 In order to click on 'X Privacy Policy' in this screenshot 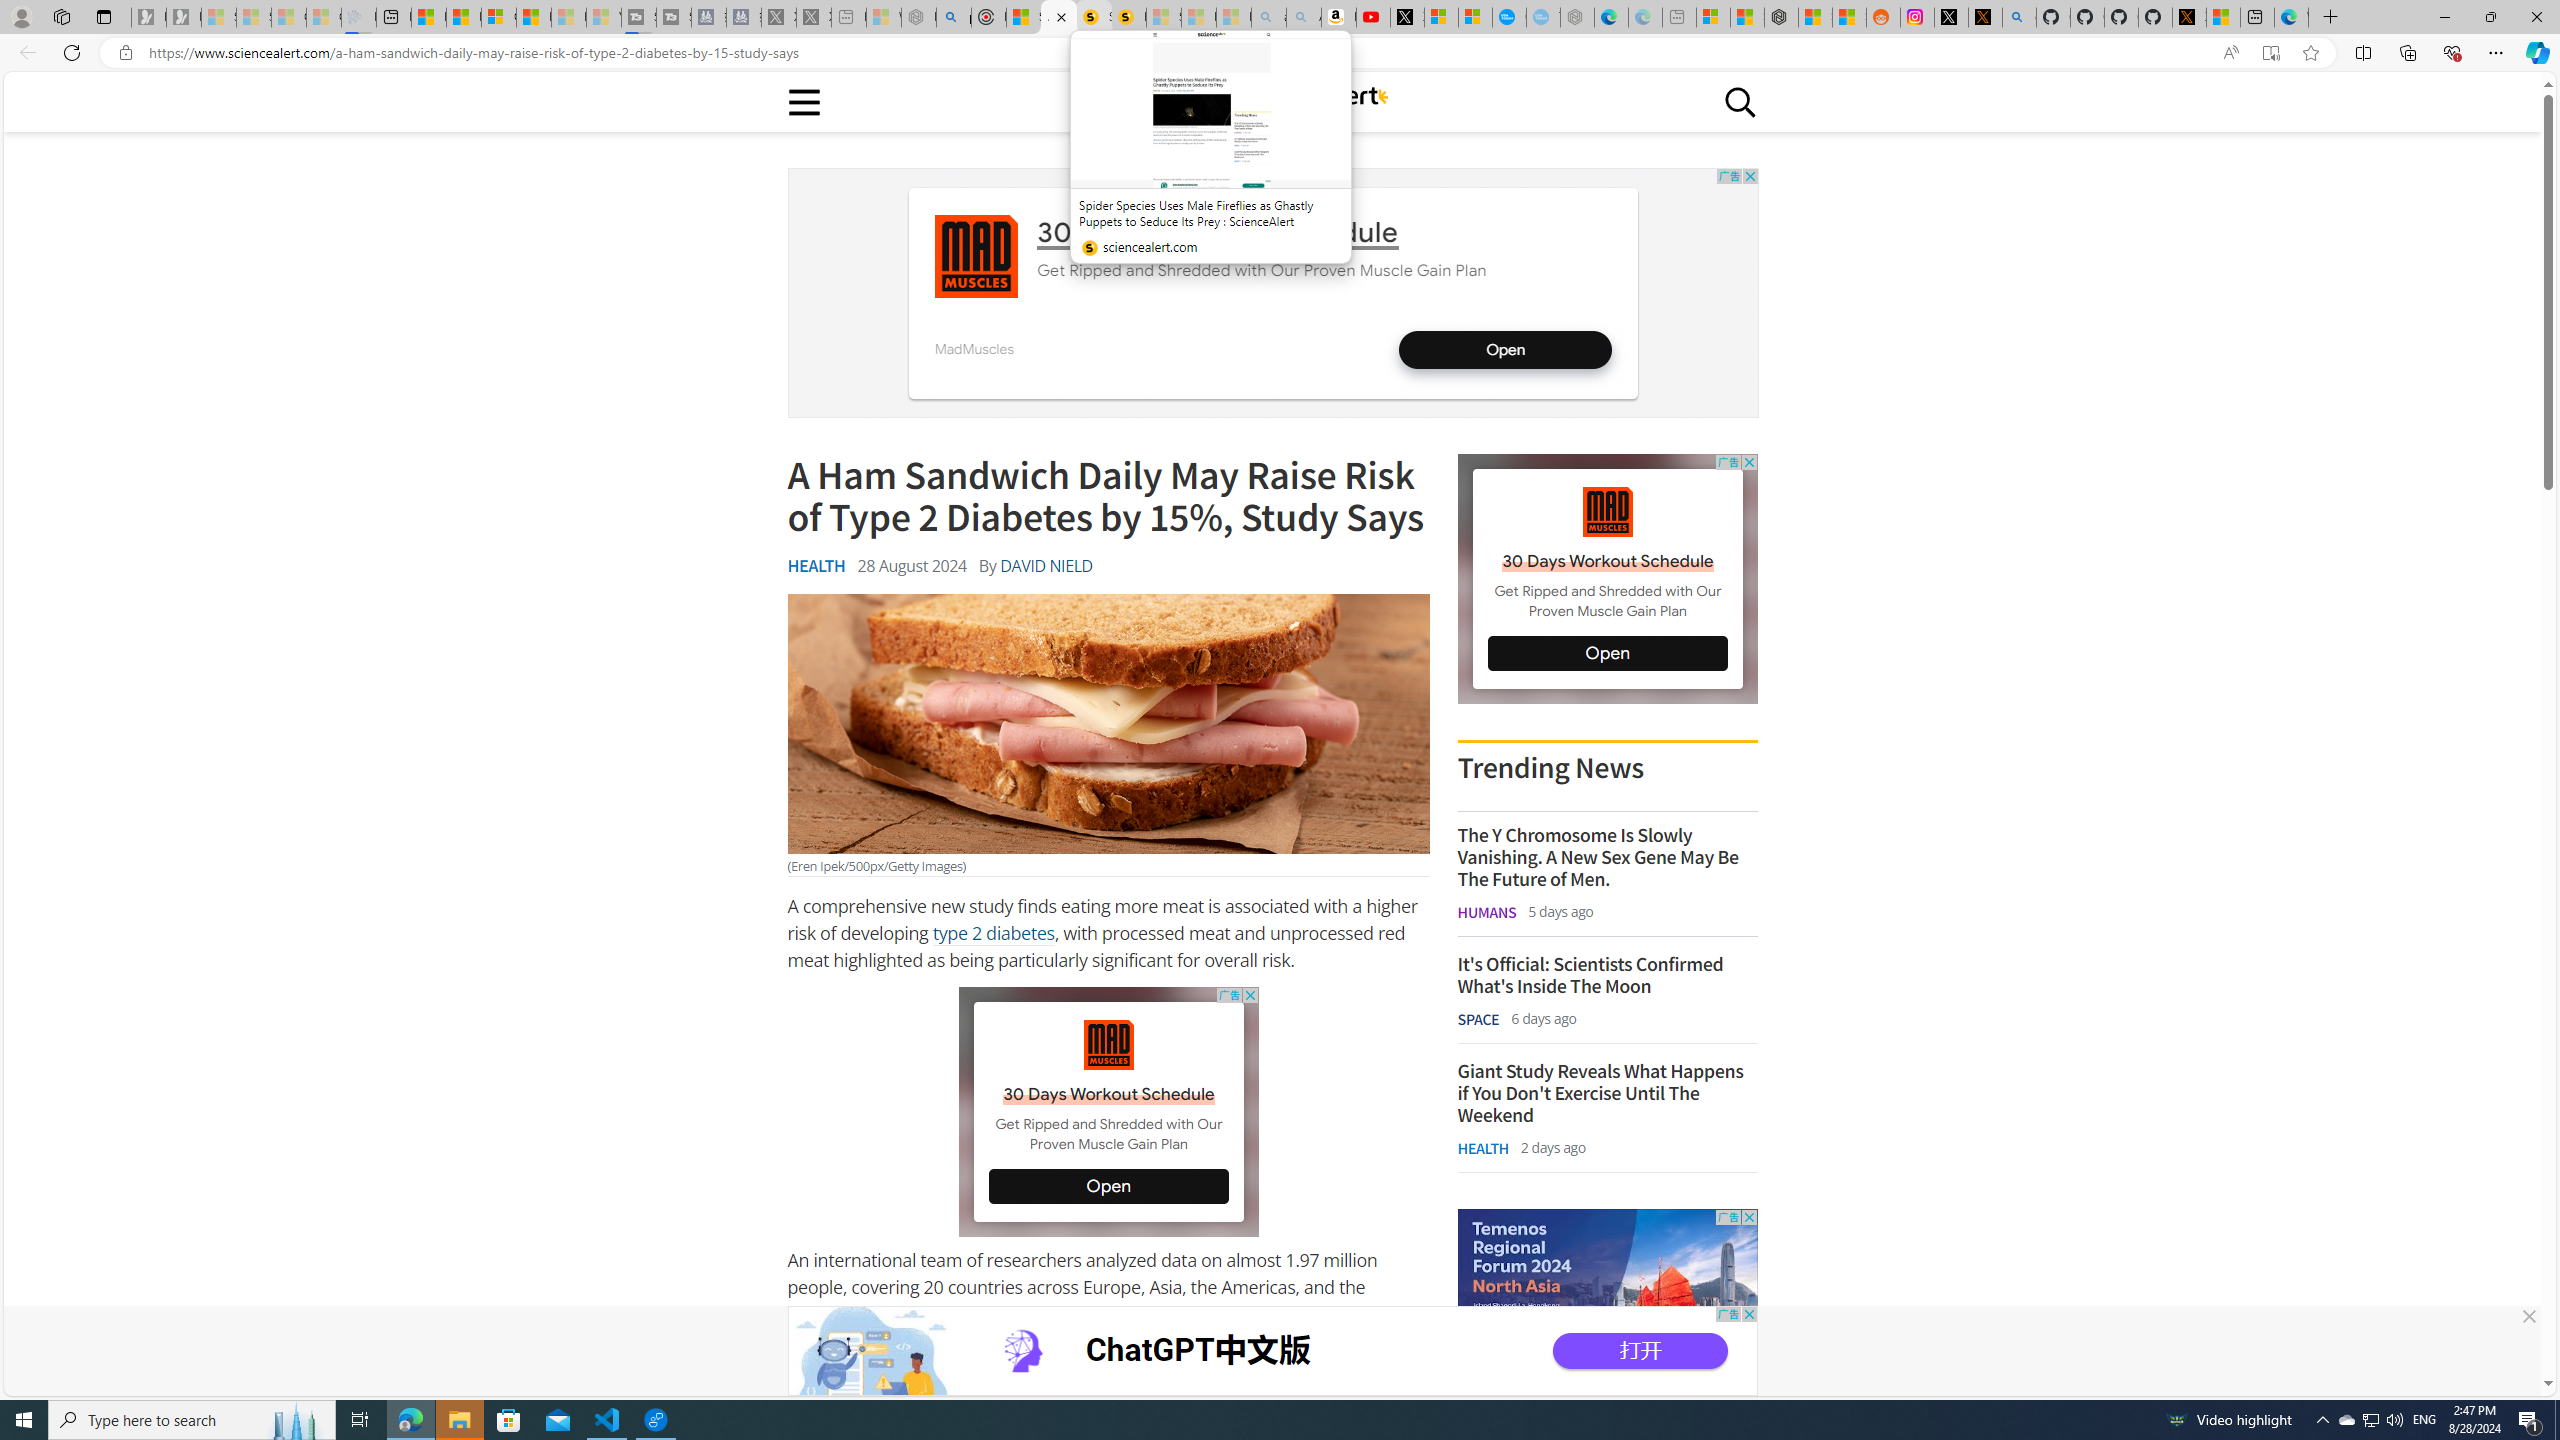, I will do `click(2188, 16)`.